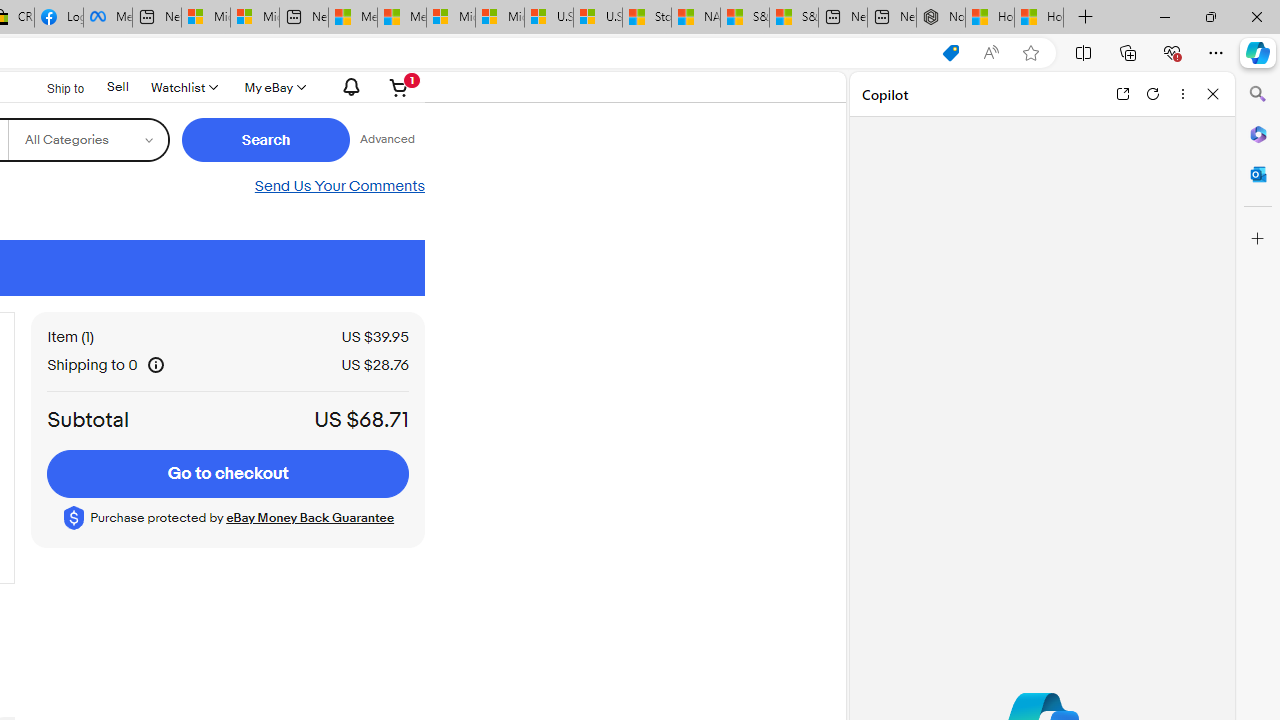  What do you see at coordinates (400, 86) in the screenshot?
I see `'Your shopping cart contains 1 item'` at bounding box center [400, 86].